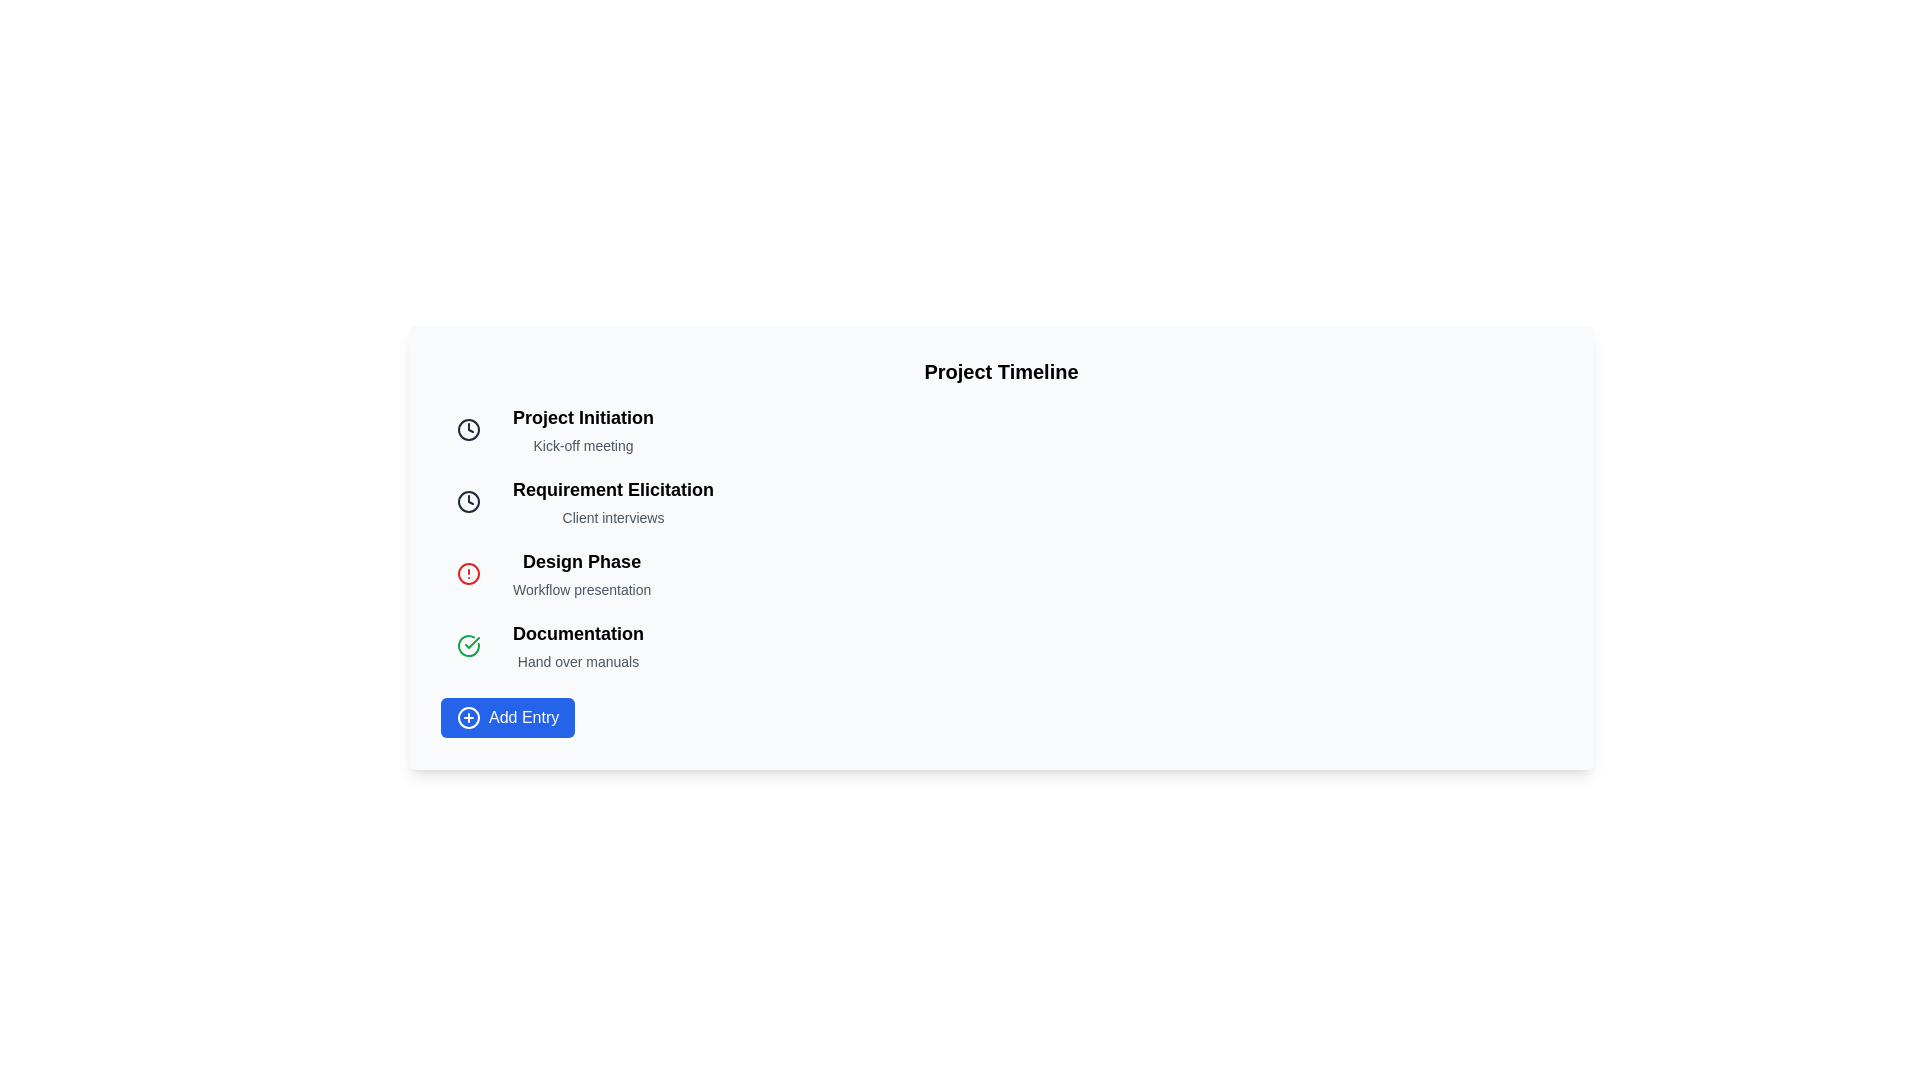 This screenshot has height=1080, width=1920. Describe the element at coordinates (508, 716) in the screenshot. I see `the blue rectangular button labeled 'Add Entry' located at the bottom center of the Project Timeline section` at that location.